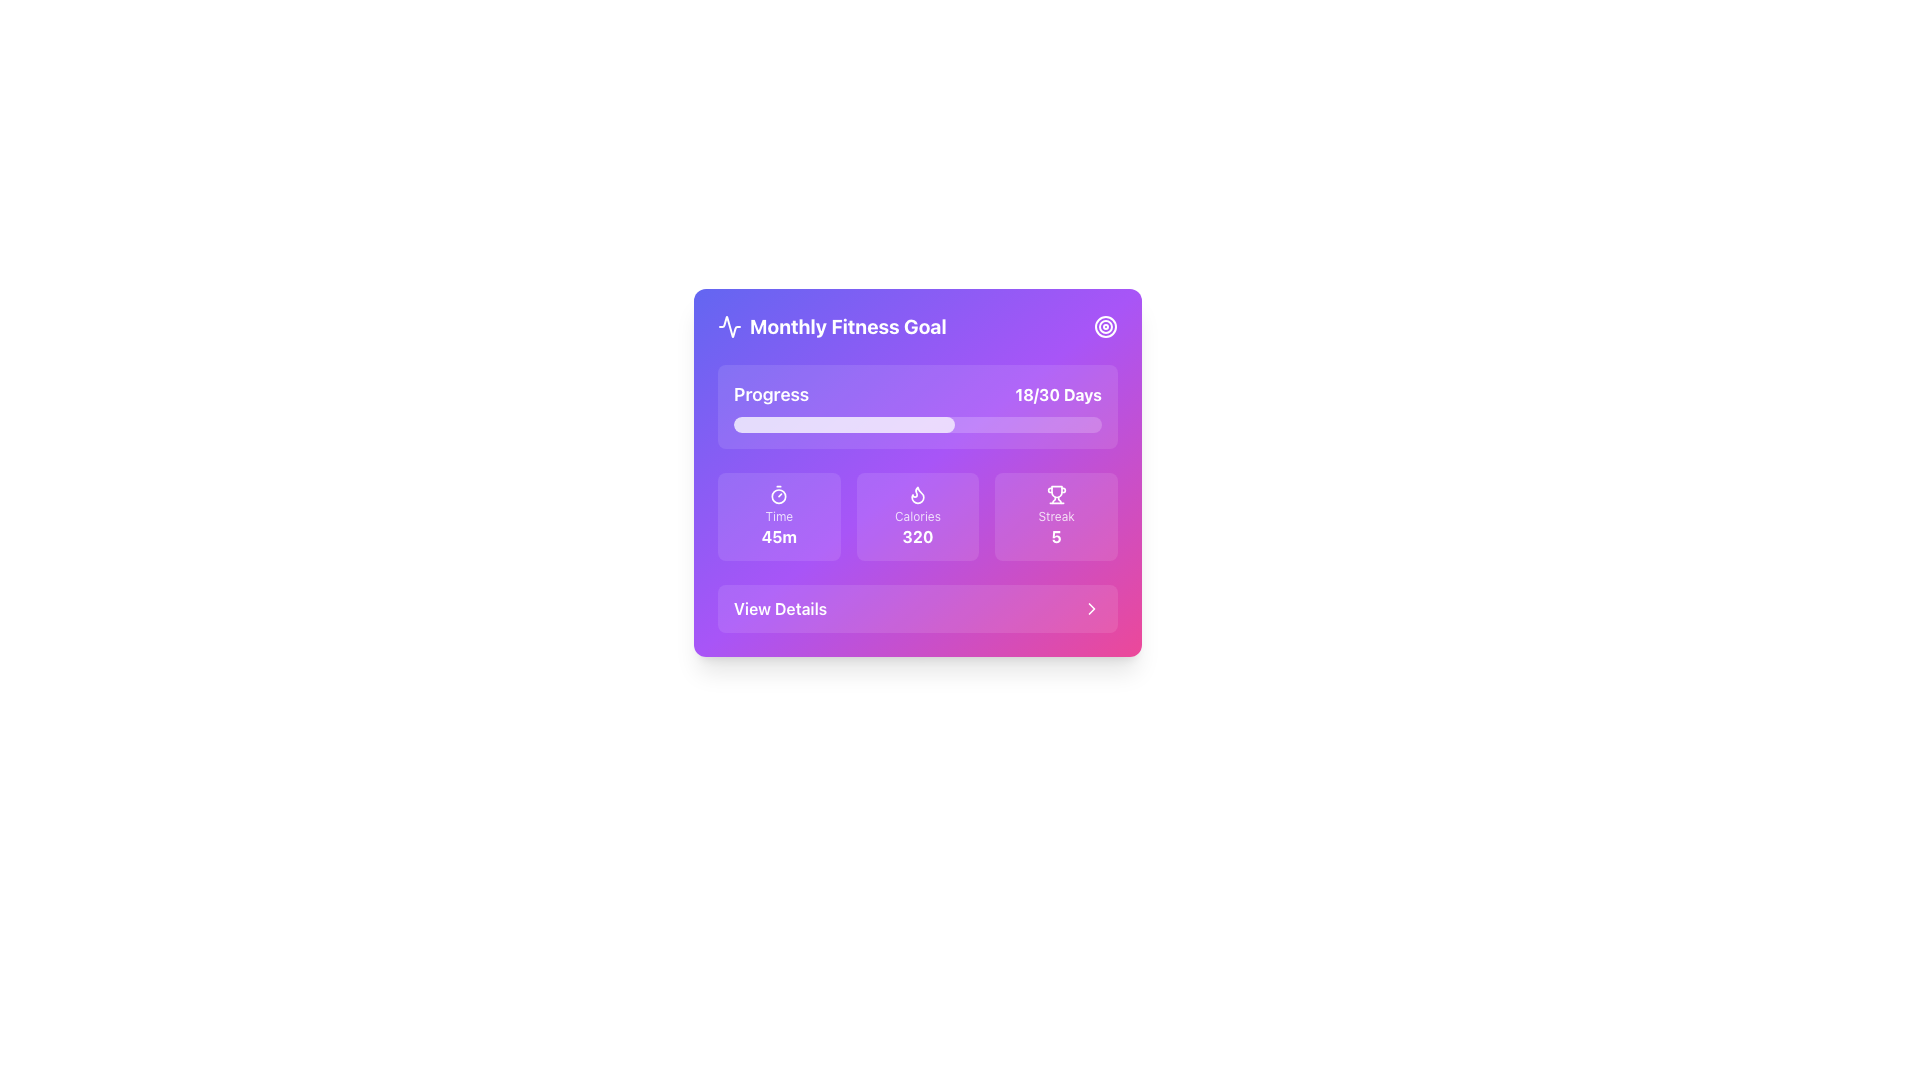  What do you see at coordinates (1090, 608) in the screenshot?
I see `the small, right-pointing chevron icon located in the bottom-right corner of the 'Monthly Fitness Goal' section` at bounding box center [1090, 608].